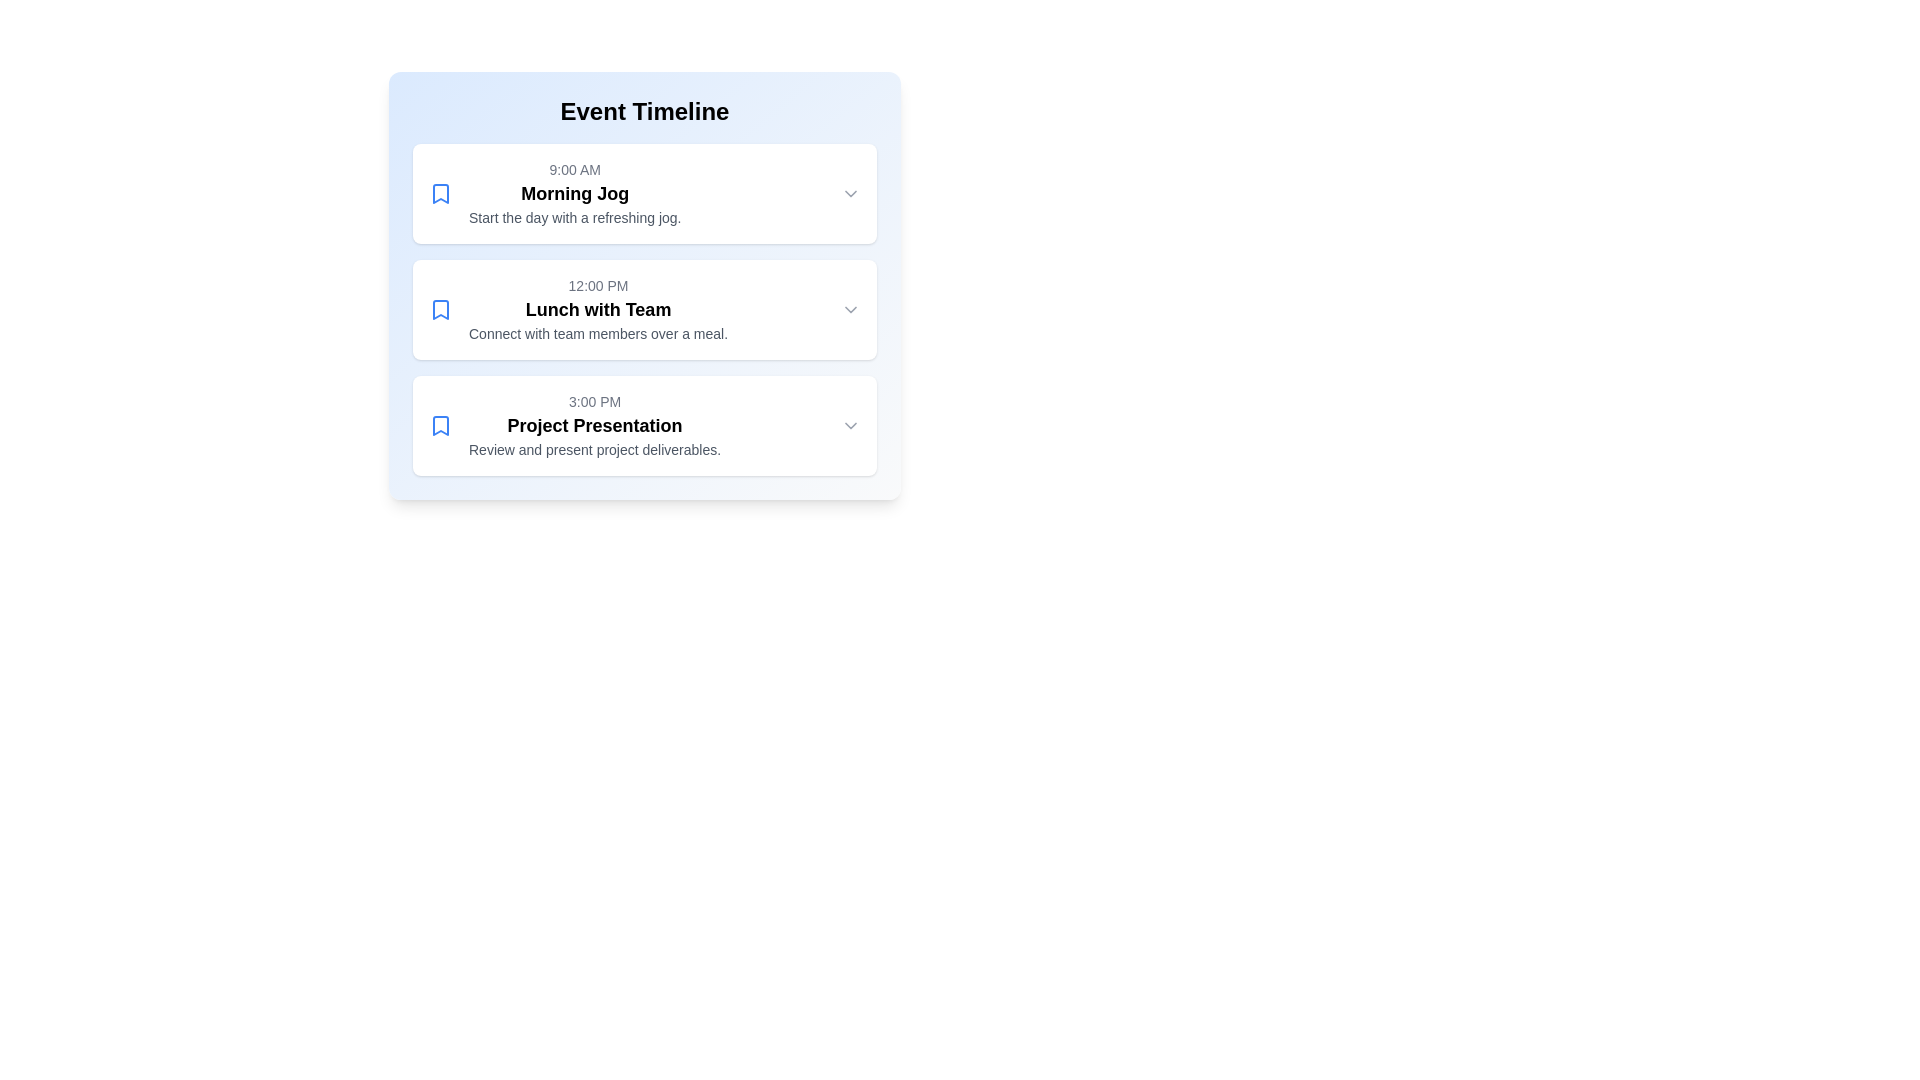 The image size is (1920, 1080). Describe the element at coordinates (597, 285) in the screenshot. I see `the text label displaying '12:00 PM', which is styled in gray and is positioned above the header 'Lunch with Team' in the event card` at that location.